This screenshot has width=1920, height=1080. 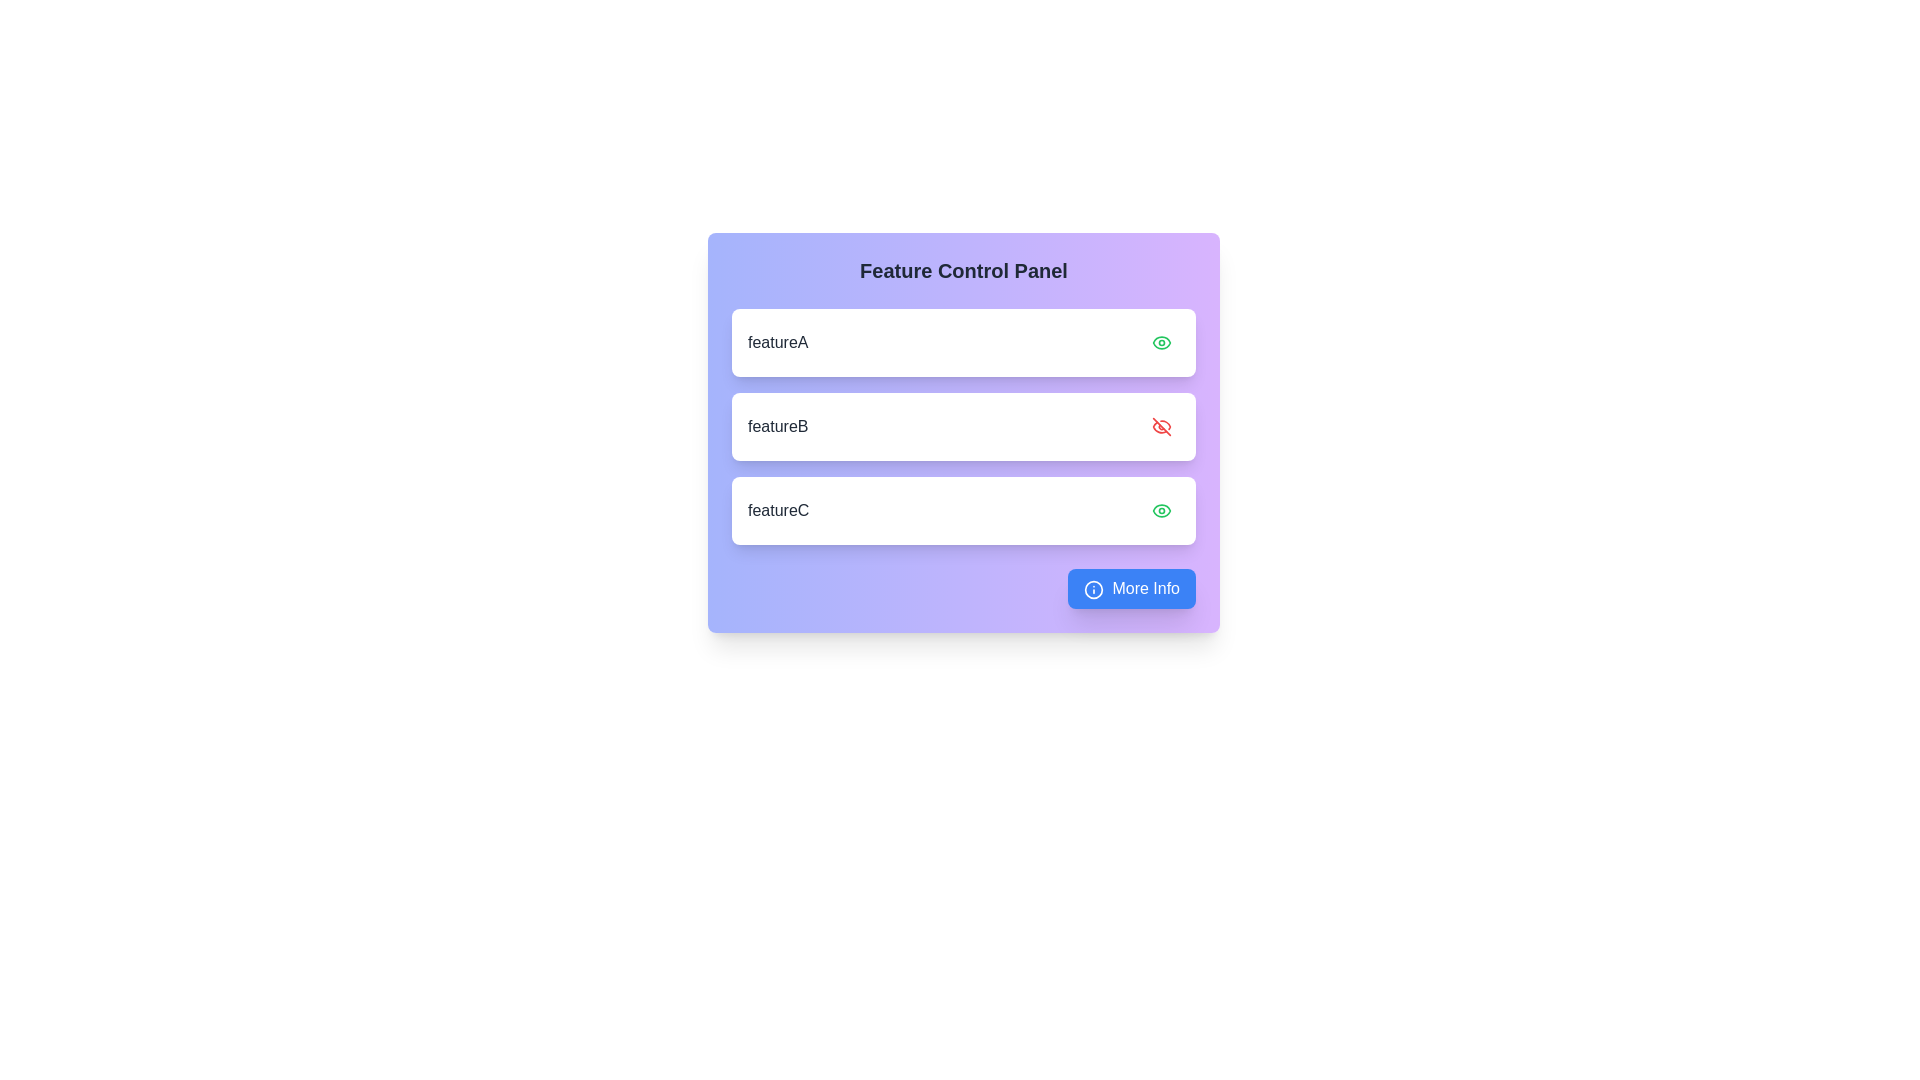 What do you see at coordinates (1132, 588) in the screenshot?
I see `the 'More Info' button to access additional information` at bounding box center [1132, 588].